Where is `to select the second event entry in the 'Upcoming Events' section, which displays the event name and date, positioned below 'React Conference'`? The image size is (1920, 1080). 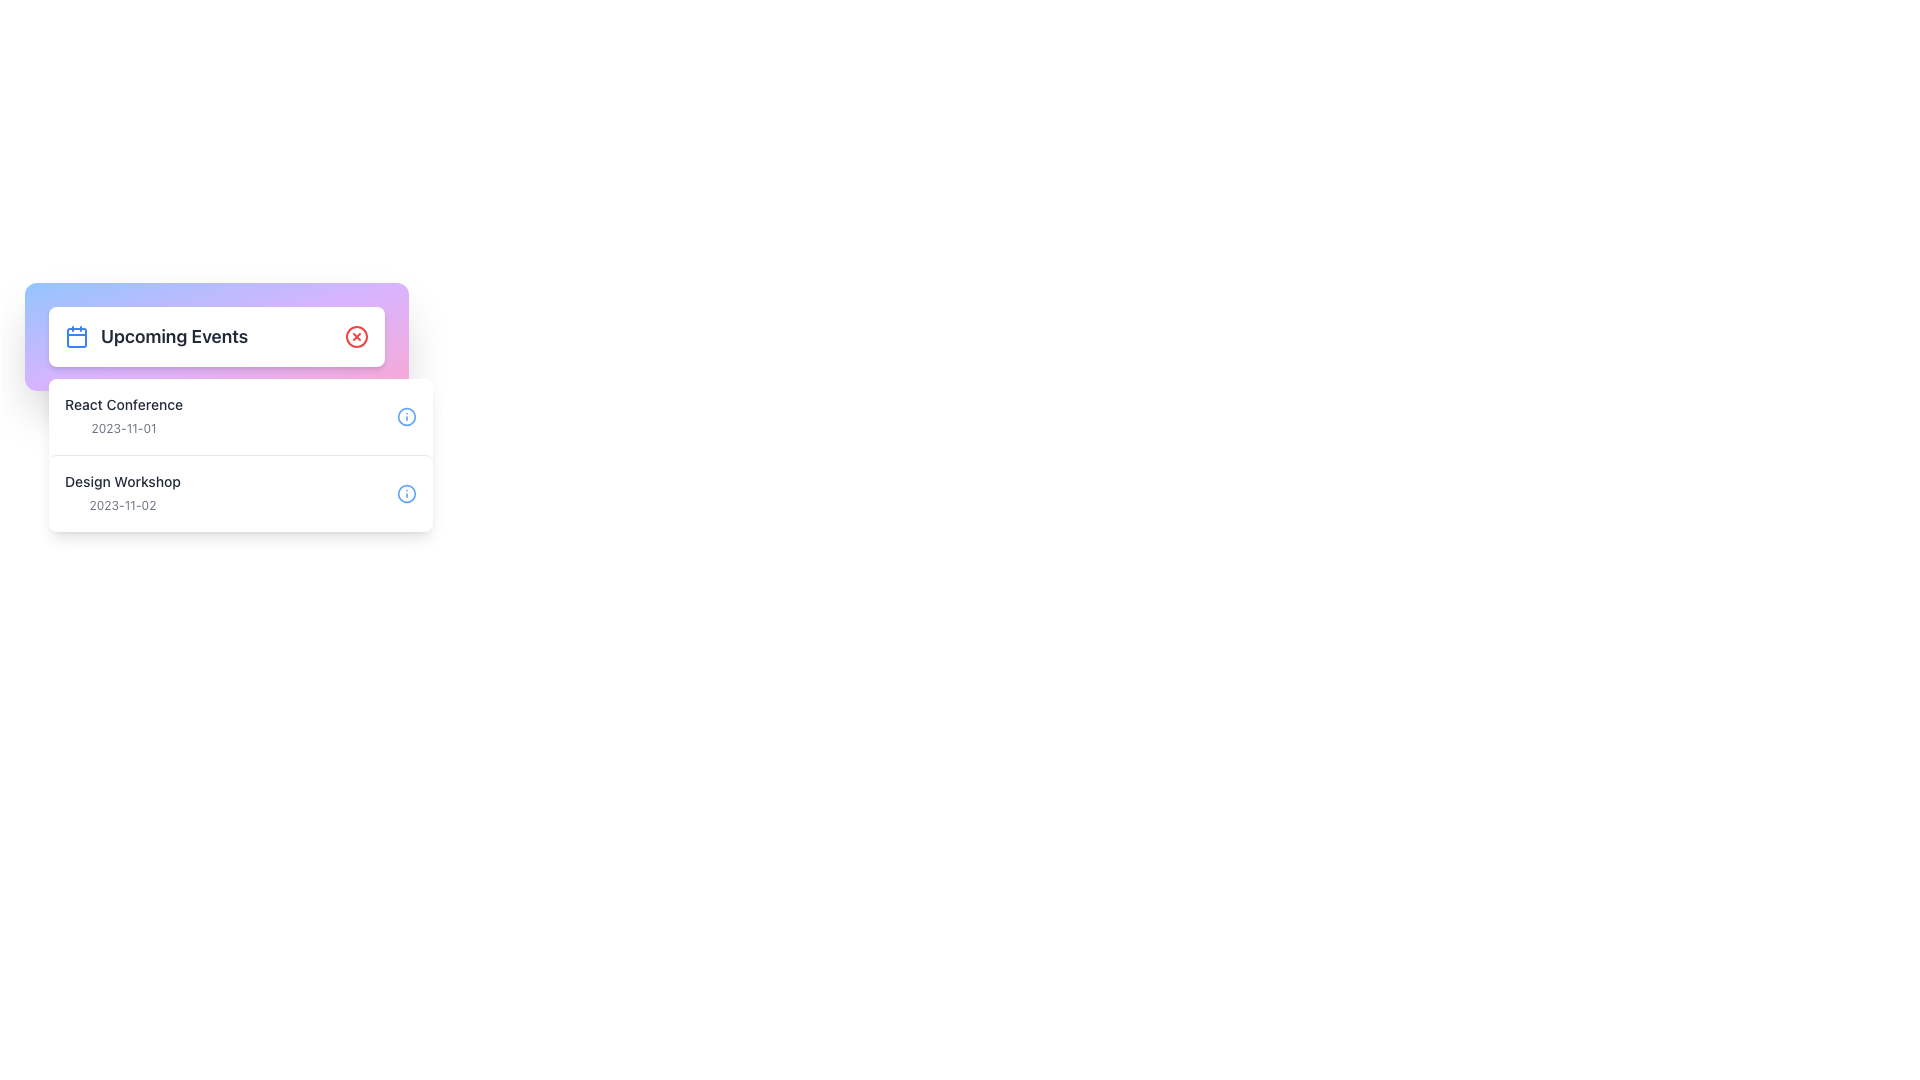 to select the second event entry in the 'Upcoming Events' section, which displays the event name and date, positioned below 'React Conference' is located at coordinates (121, 493).